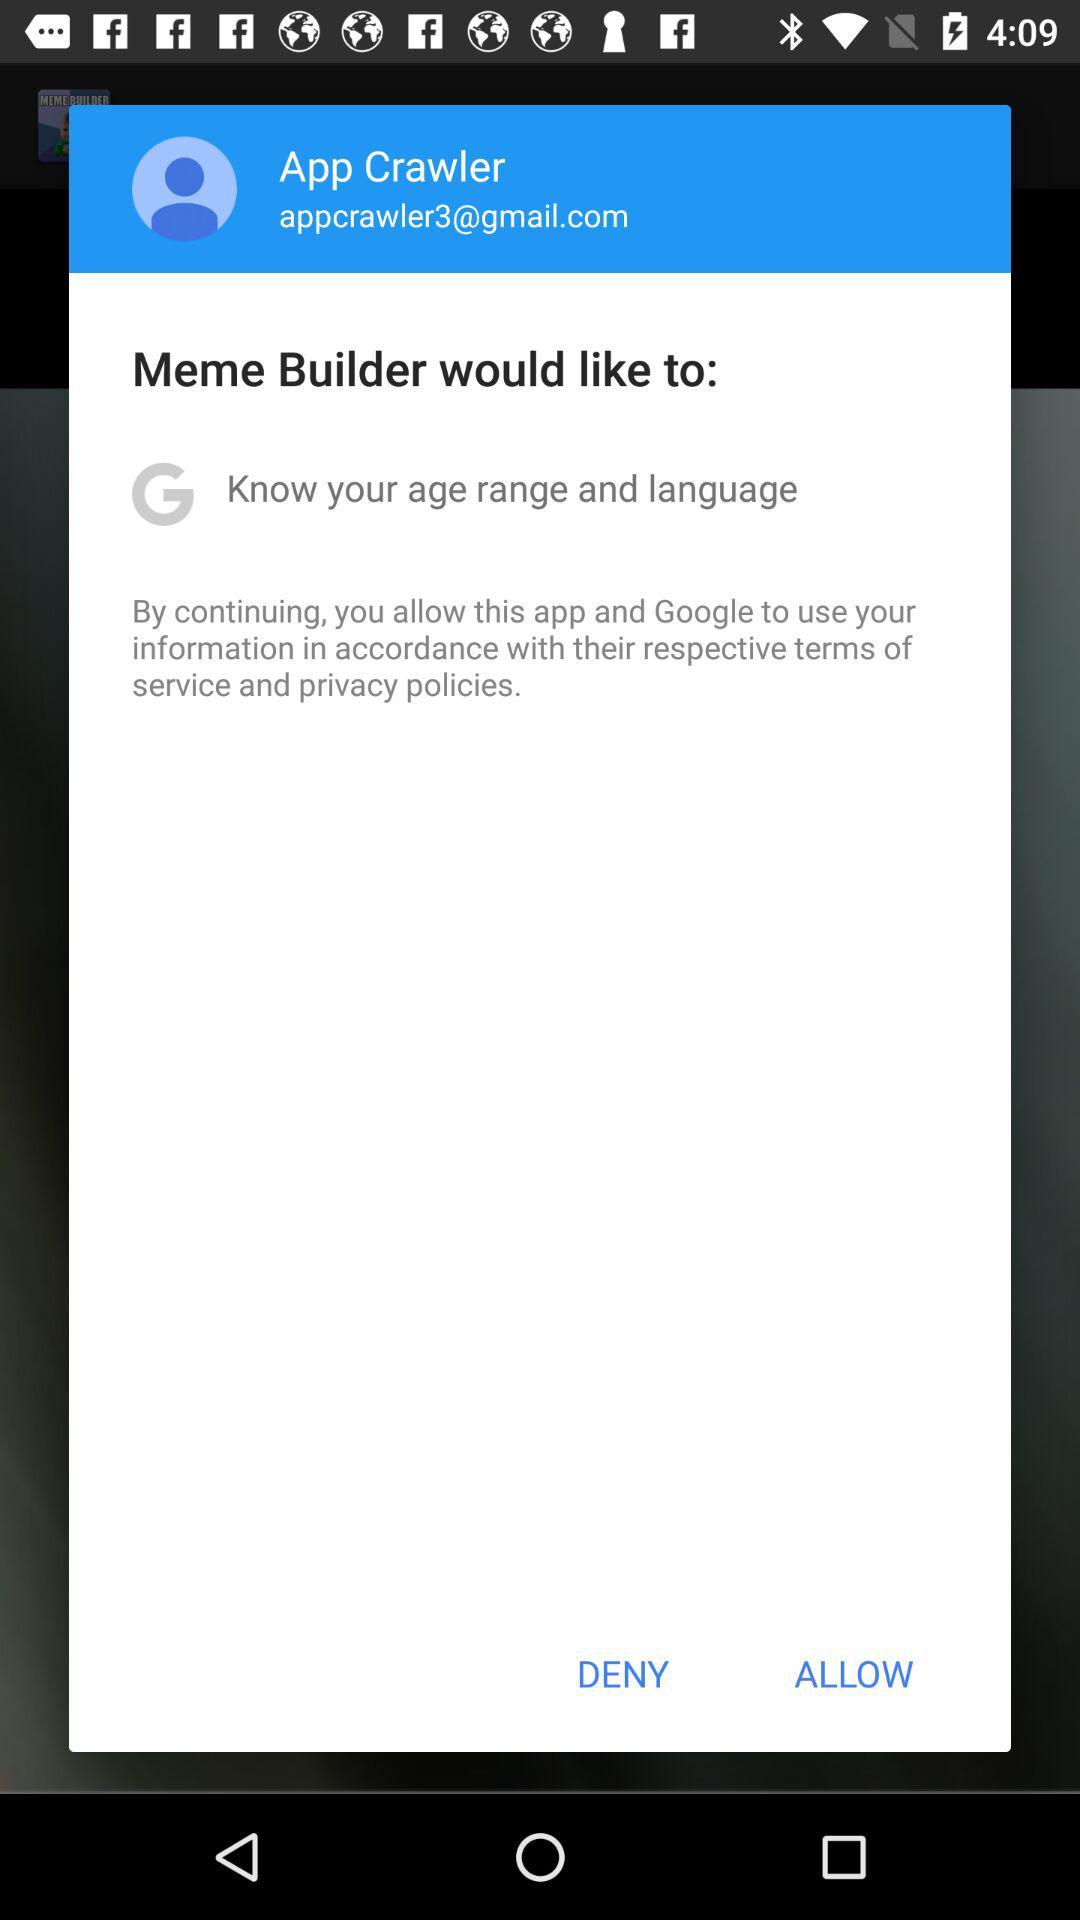 The image size is (1080, 1920). Describe the element at coordinates (621, 1673) in the screenshot. I see `the icon next to the allow` at that location.